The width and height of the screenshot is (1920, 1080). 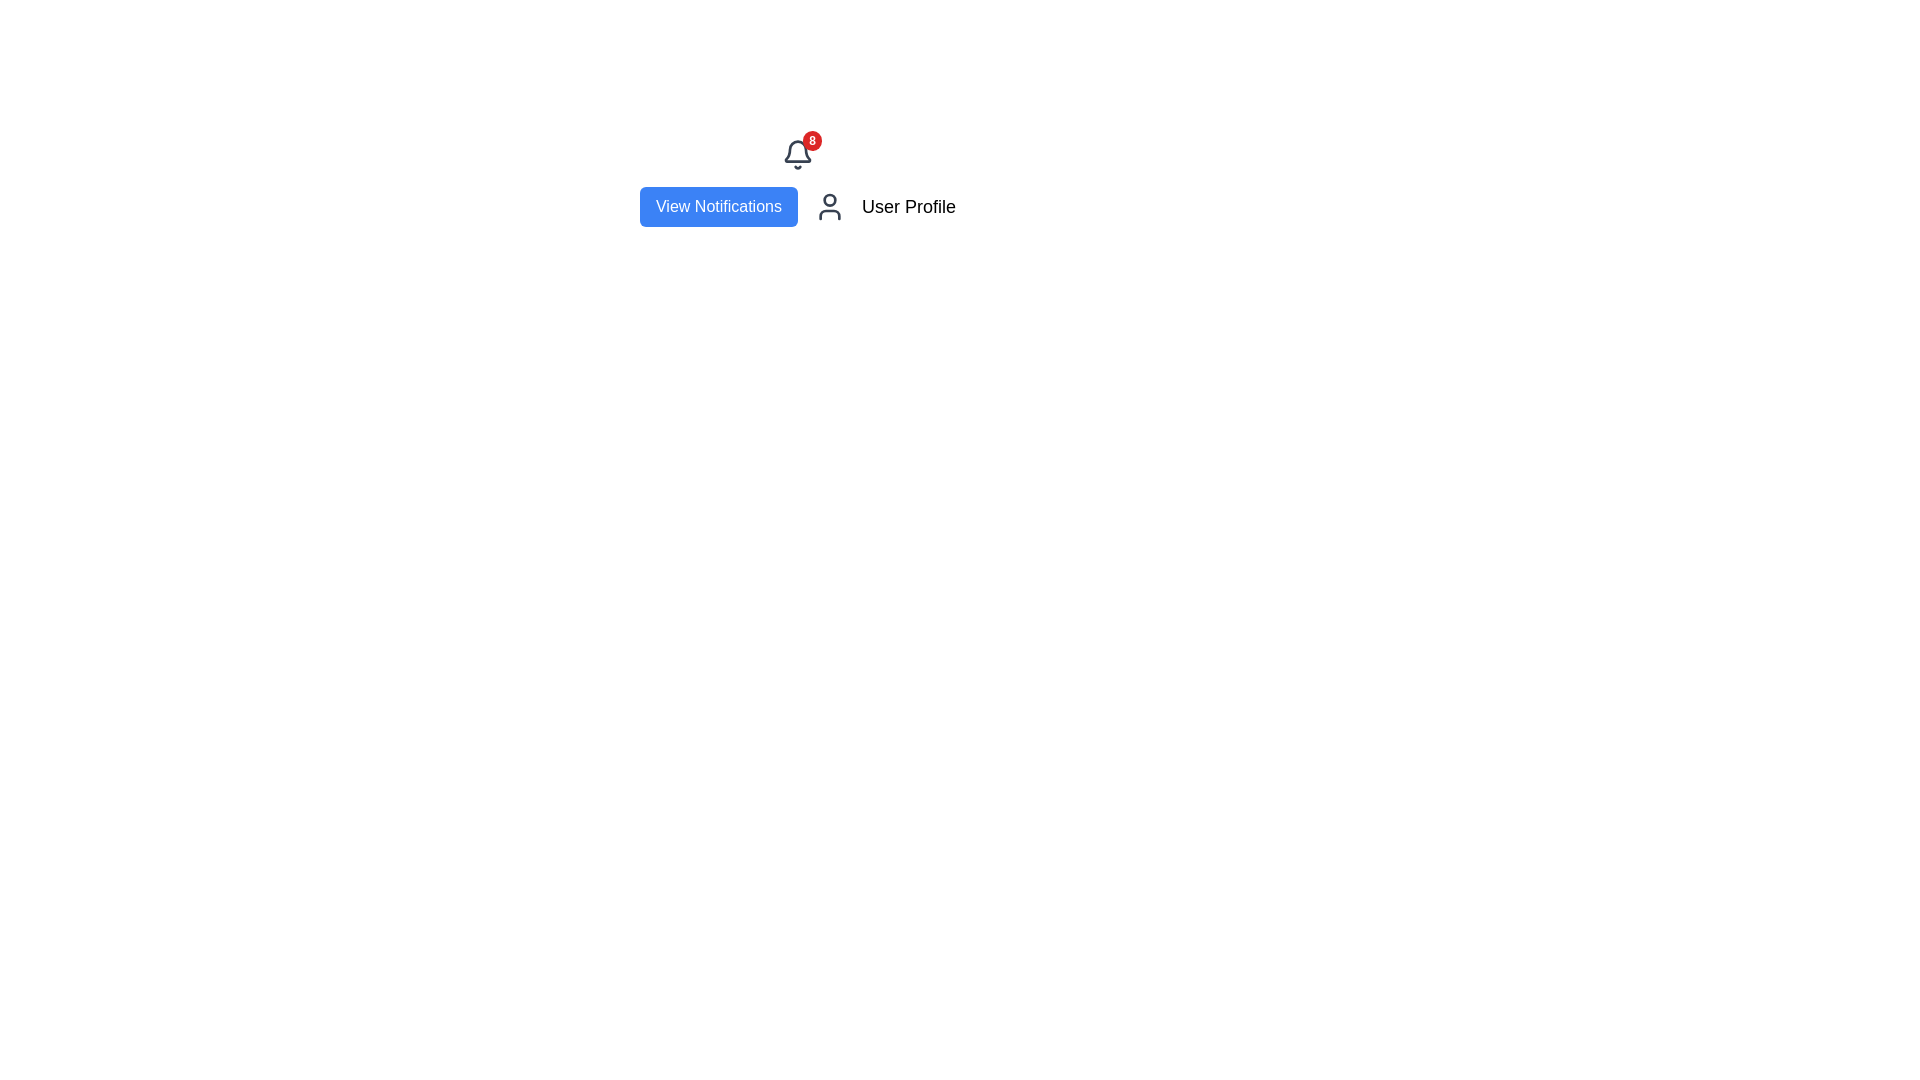 What do you see at coordinates (719, 207) in the screenshot?
I see `the notifications button located on the left side of the user profile icon and label, which serves` at bounding box center [719, 207].